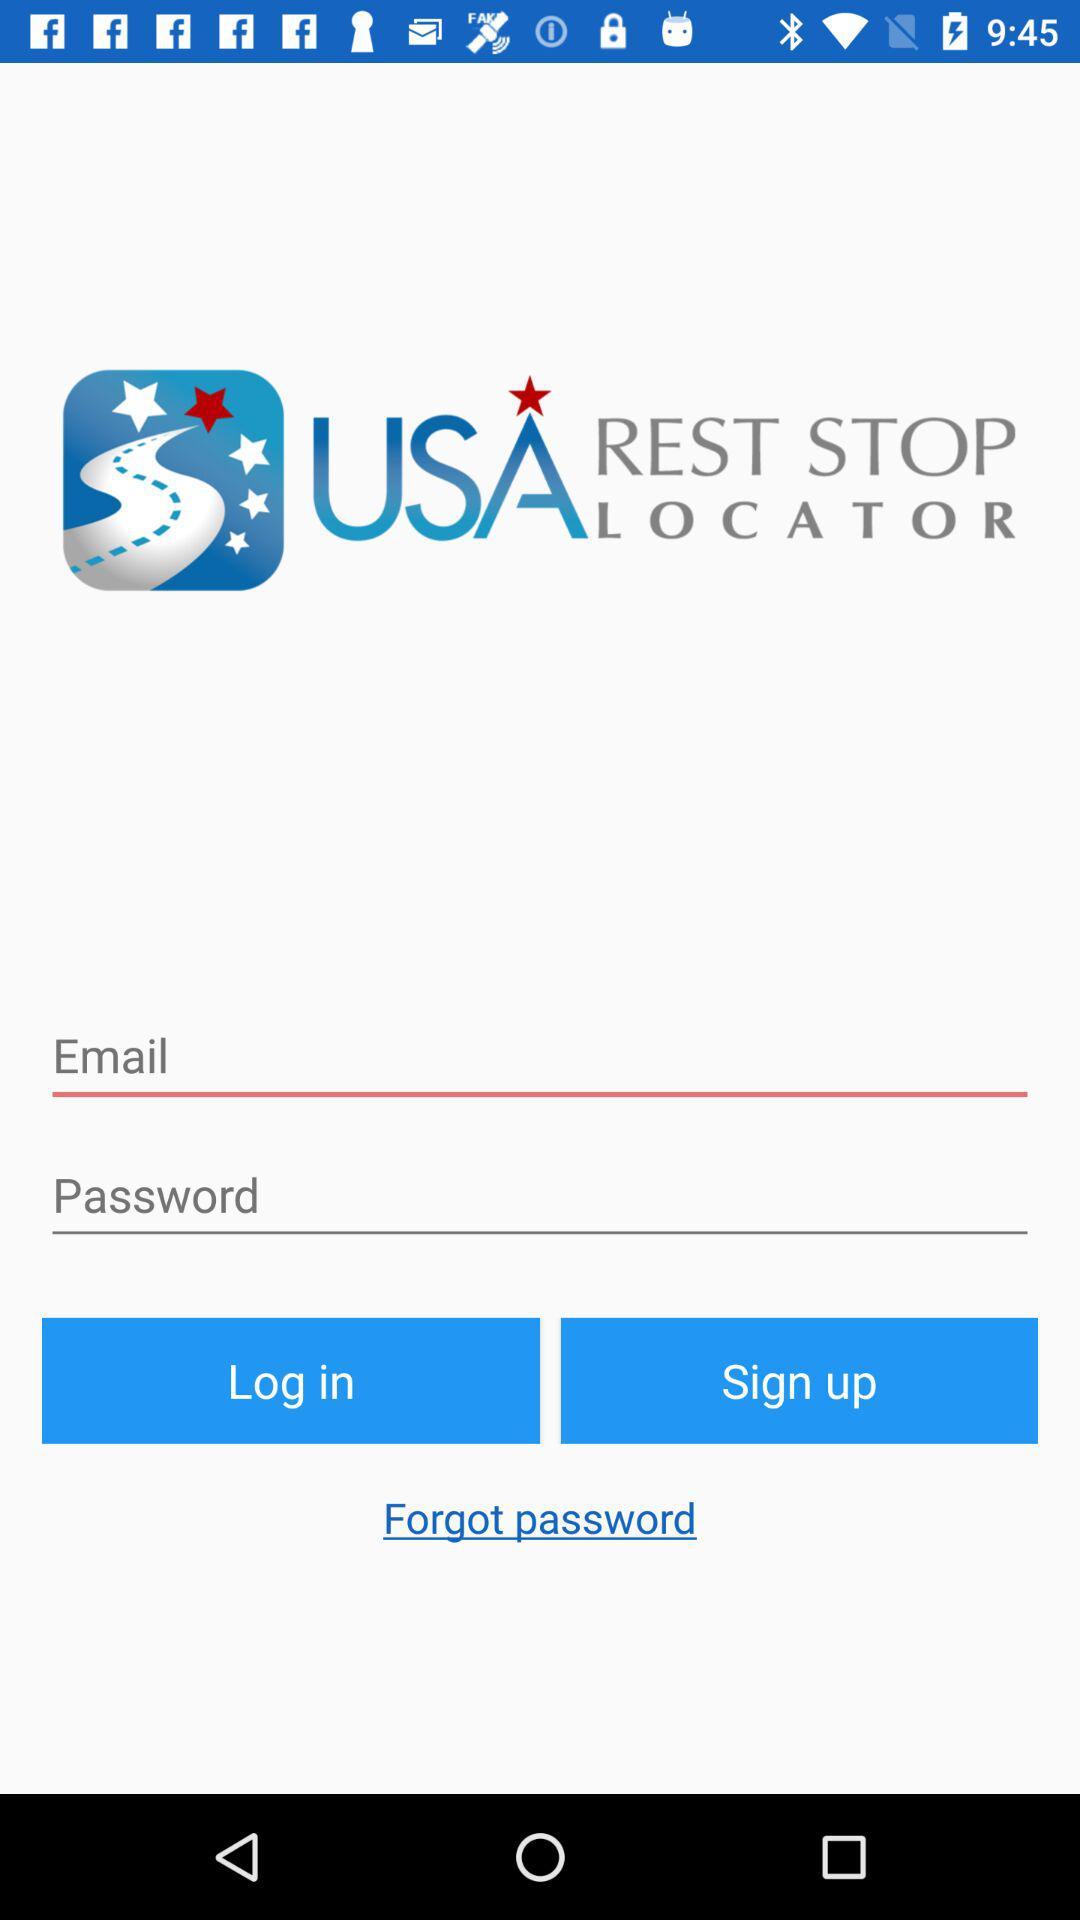 This screenshot has width=1080, height=1920. Describe the element at coordinates (540, 1055) in the screenshot. I see `email address` at that location.